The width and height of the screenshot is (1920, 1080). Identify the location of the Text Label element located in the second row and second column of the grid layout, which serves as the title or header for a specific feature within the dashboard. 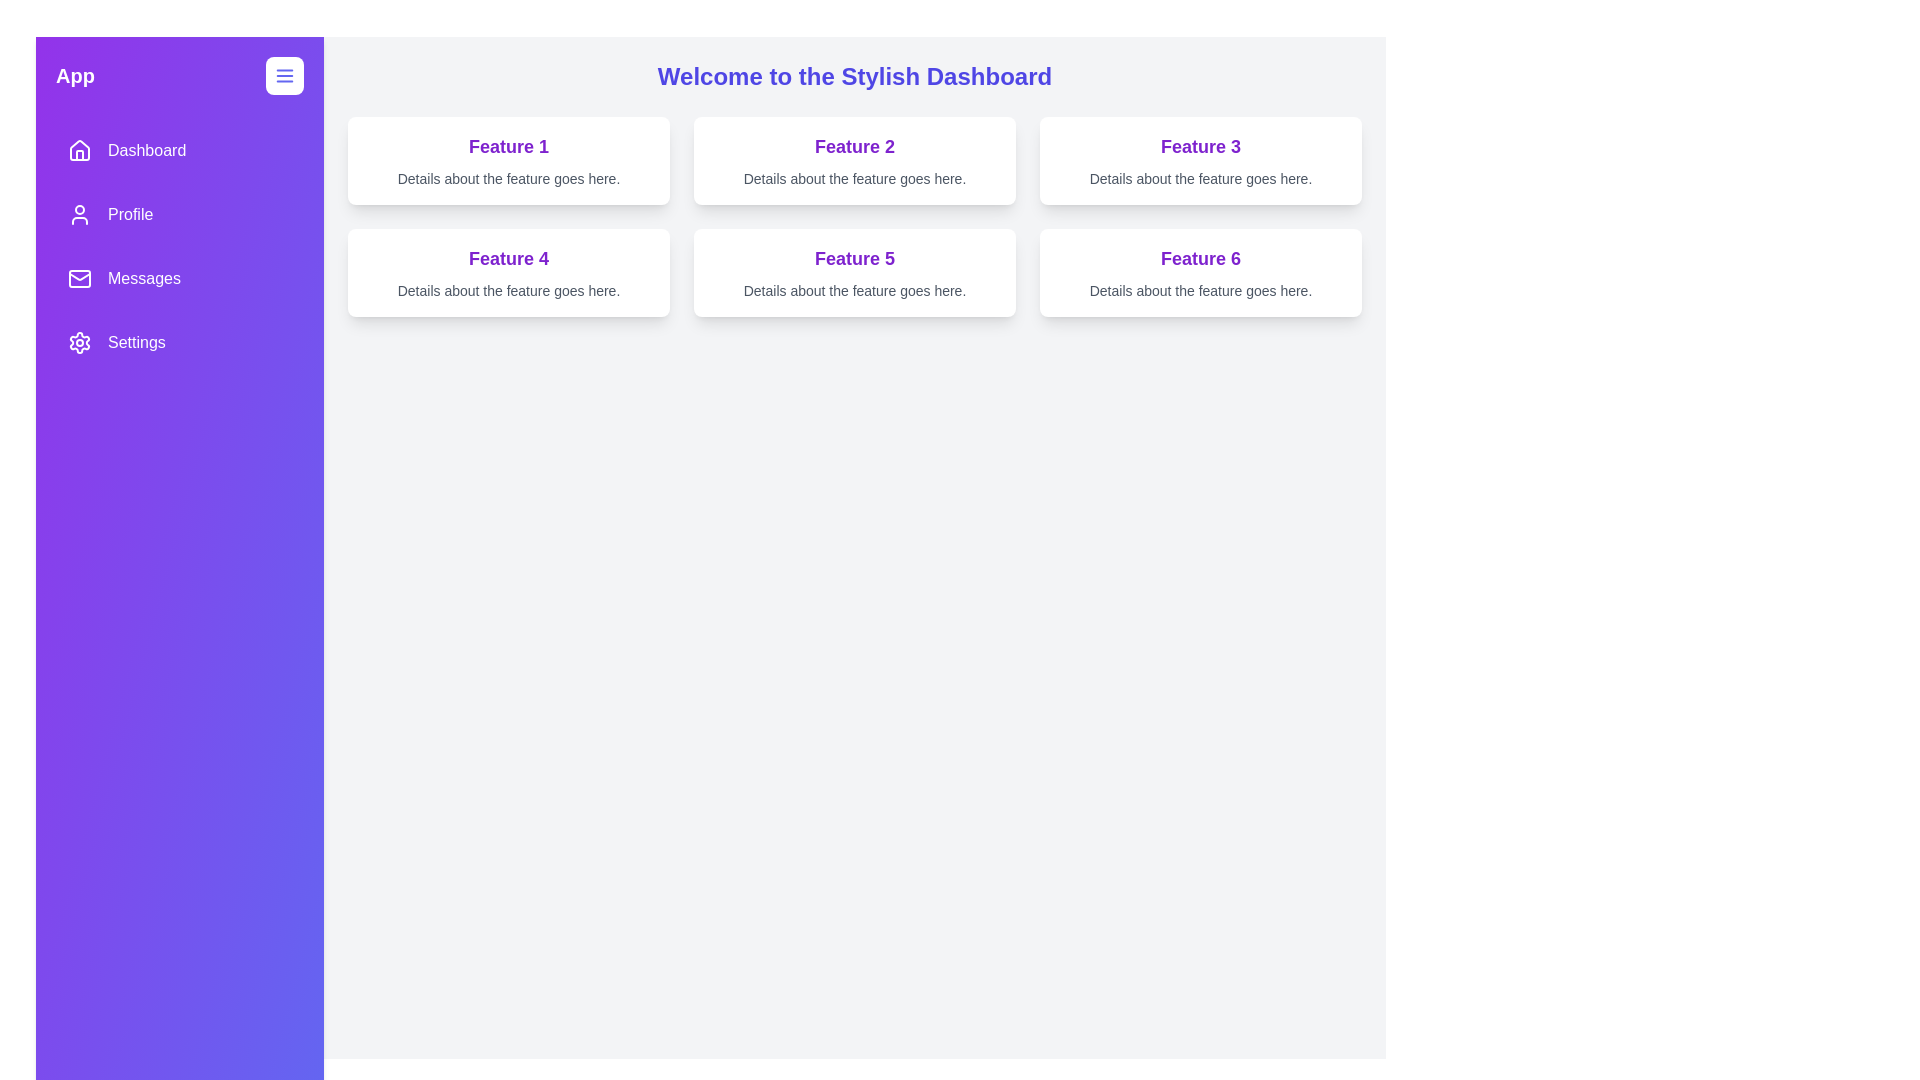
(854, 257).